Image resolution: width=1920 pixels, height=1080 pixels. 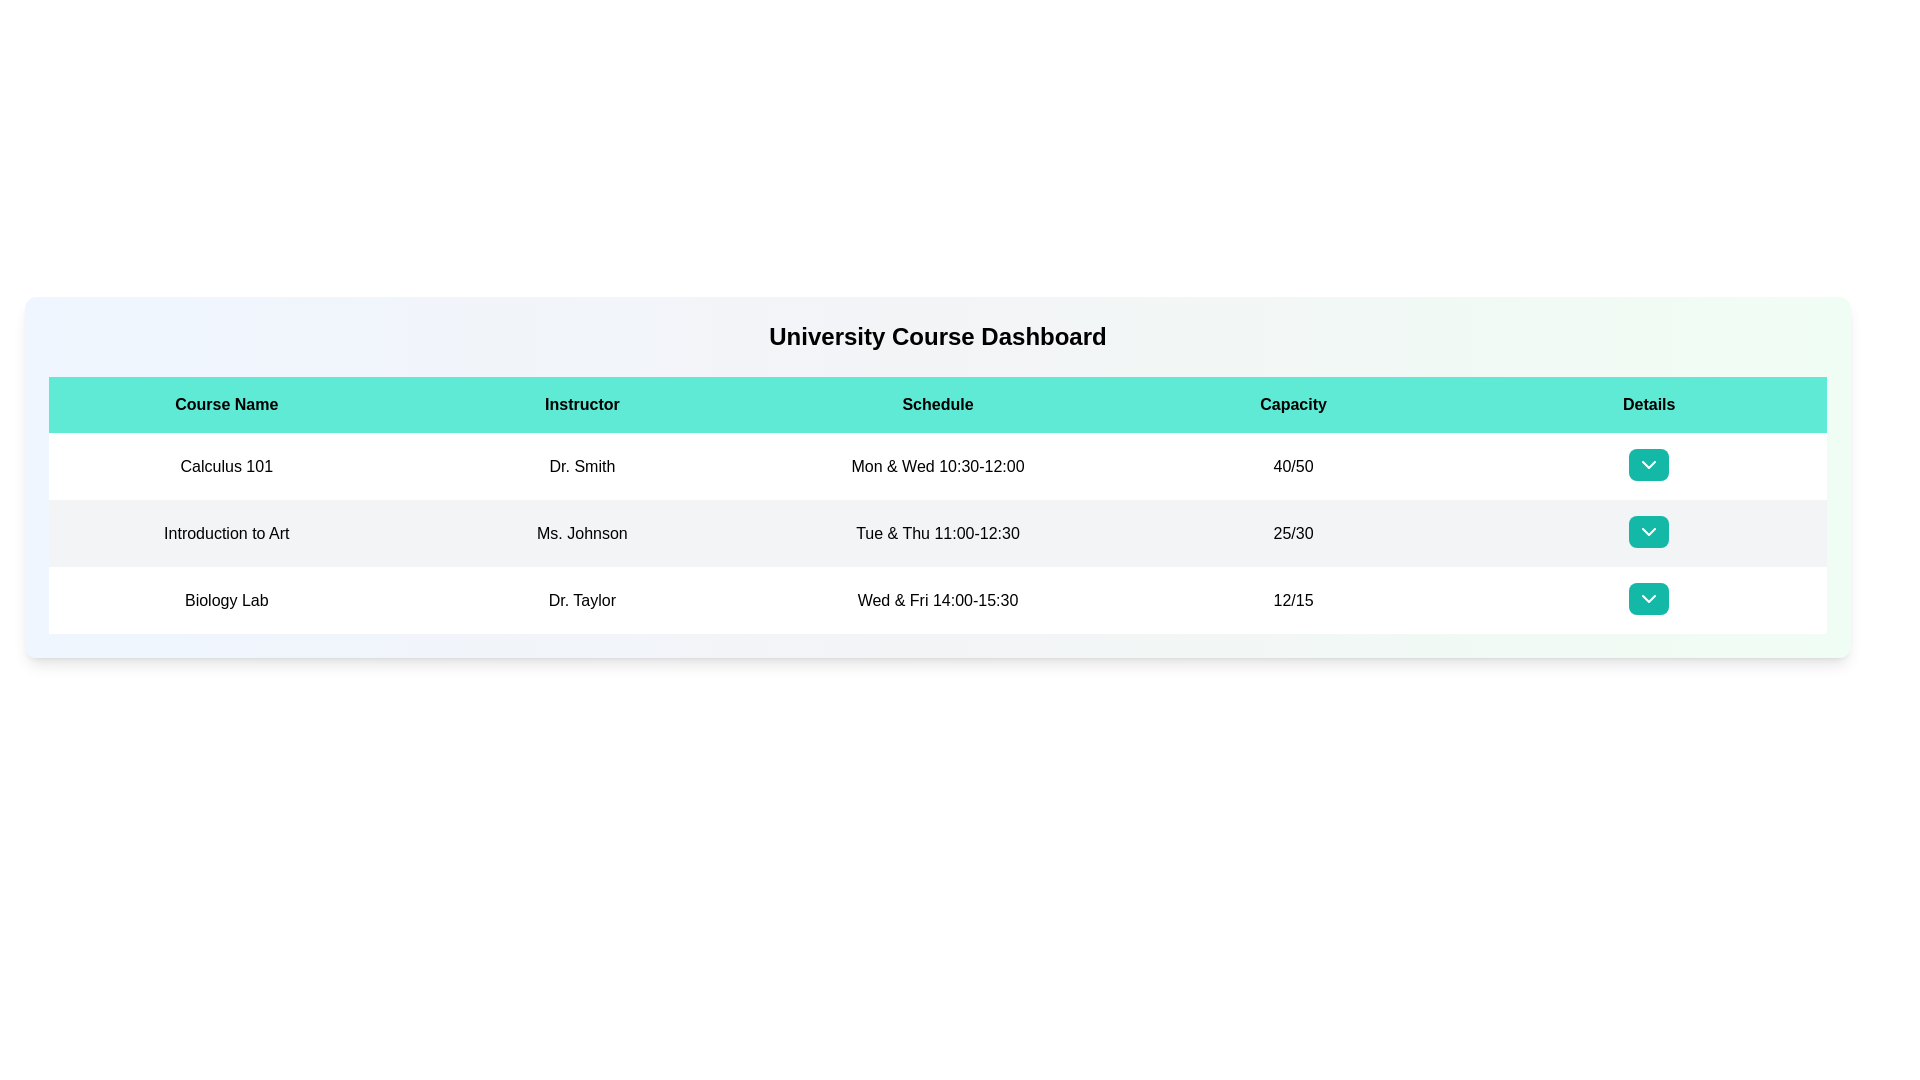 I want to click on the header label indicating course capacities, which is the fourth column in the table header, located between the 'Schedule' and 'Details' headers, so click(x=1293, y=405).